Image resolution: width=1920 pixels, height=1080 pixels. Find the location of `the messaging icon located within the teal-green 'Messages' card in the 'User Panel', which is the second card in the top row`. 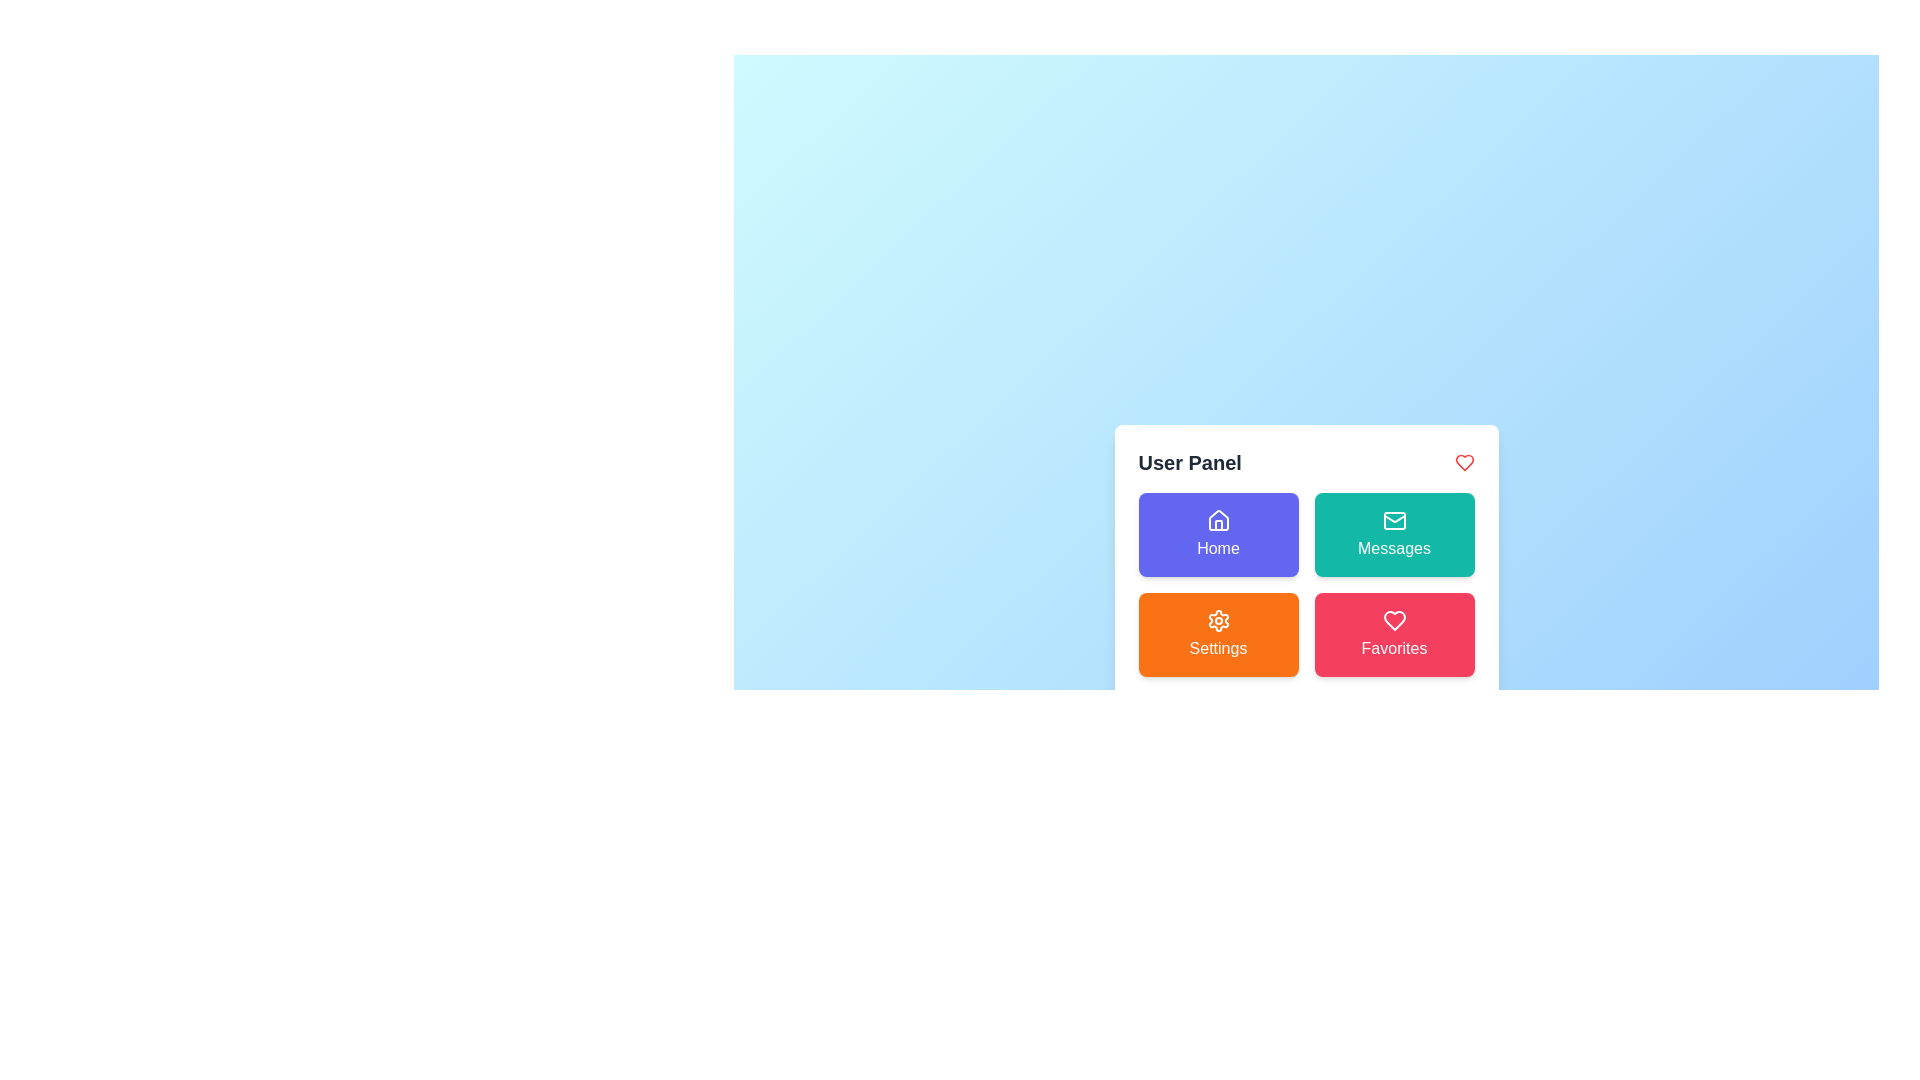

the messaging icon located within the teal-green 'Messages' card in the 'User Panel', which is the second card in the top row is located at coordinates (1393, 519).